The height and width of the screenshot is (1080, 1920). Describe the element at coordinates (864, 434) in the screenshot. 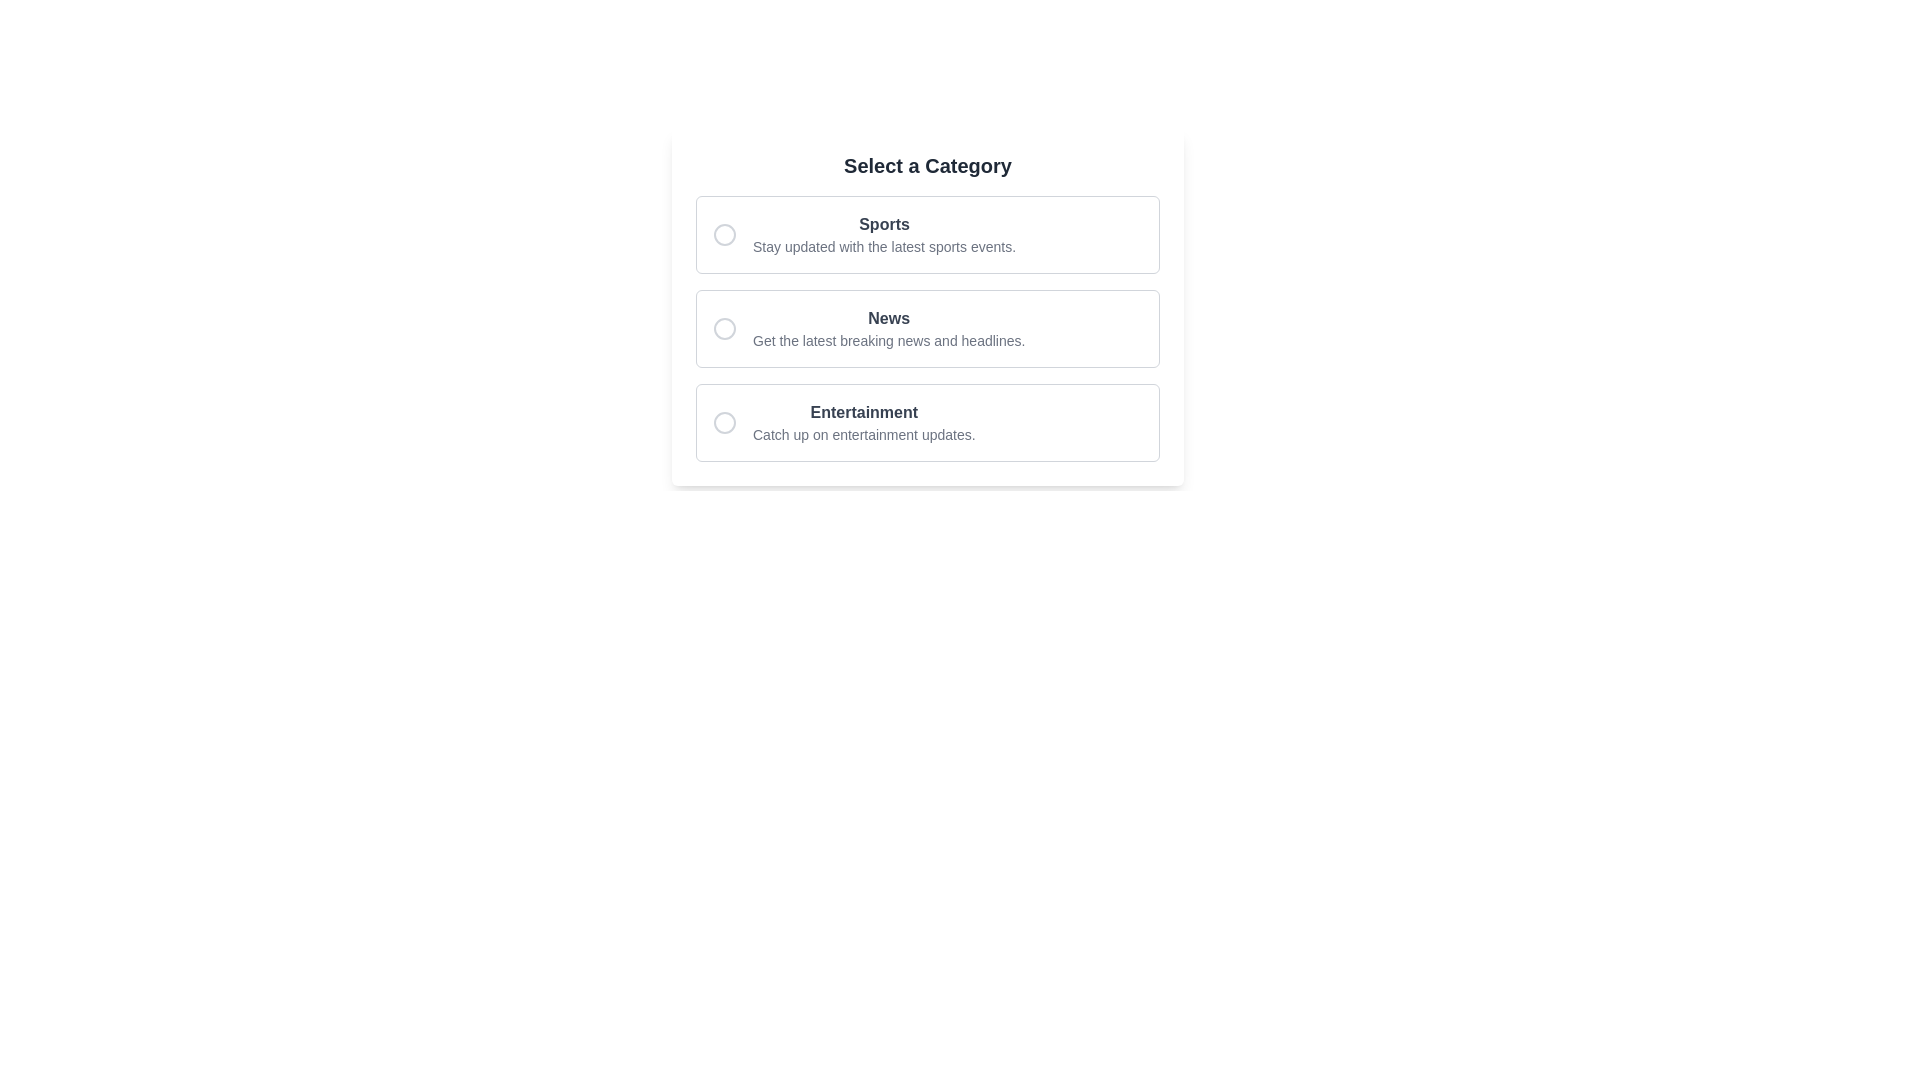

I see `the static descriptive text under the 'Entertainment' heading in the third option card of the vertically arranged list` at that location.